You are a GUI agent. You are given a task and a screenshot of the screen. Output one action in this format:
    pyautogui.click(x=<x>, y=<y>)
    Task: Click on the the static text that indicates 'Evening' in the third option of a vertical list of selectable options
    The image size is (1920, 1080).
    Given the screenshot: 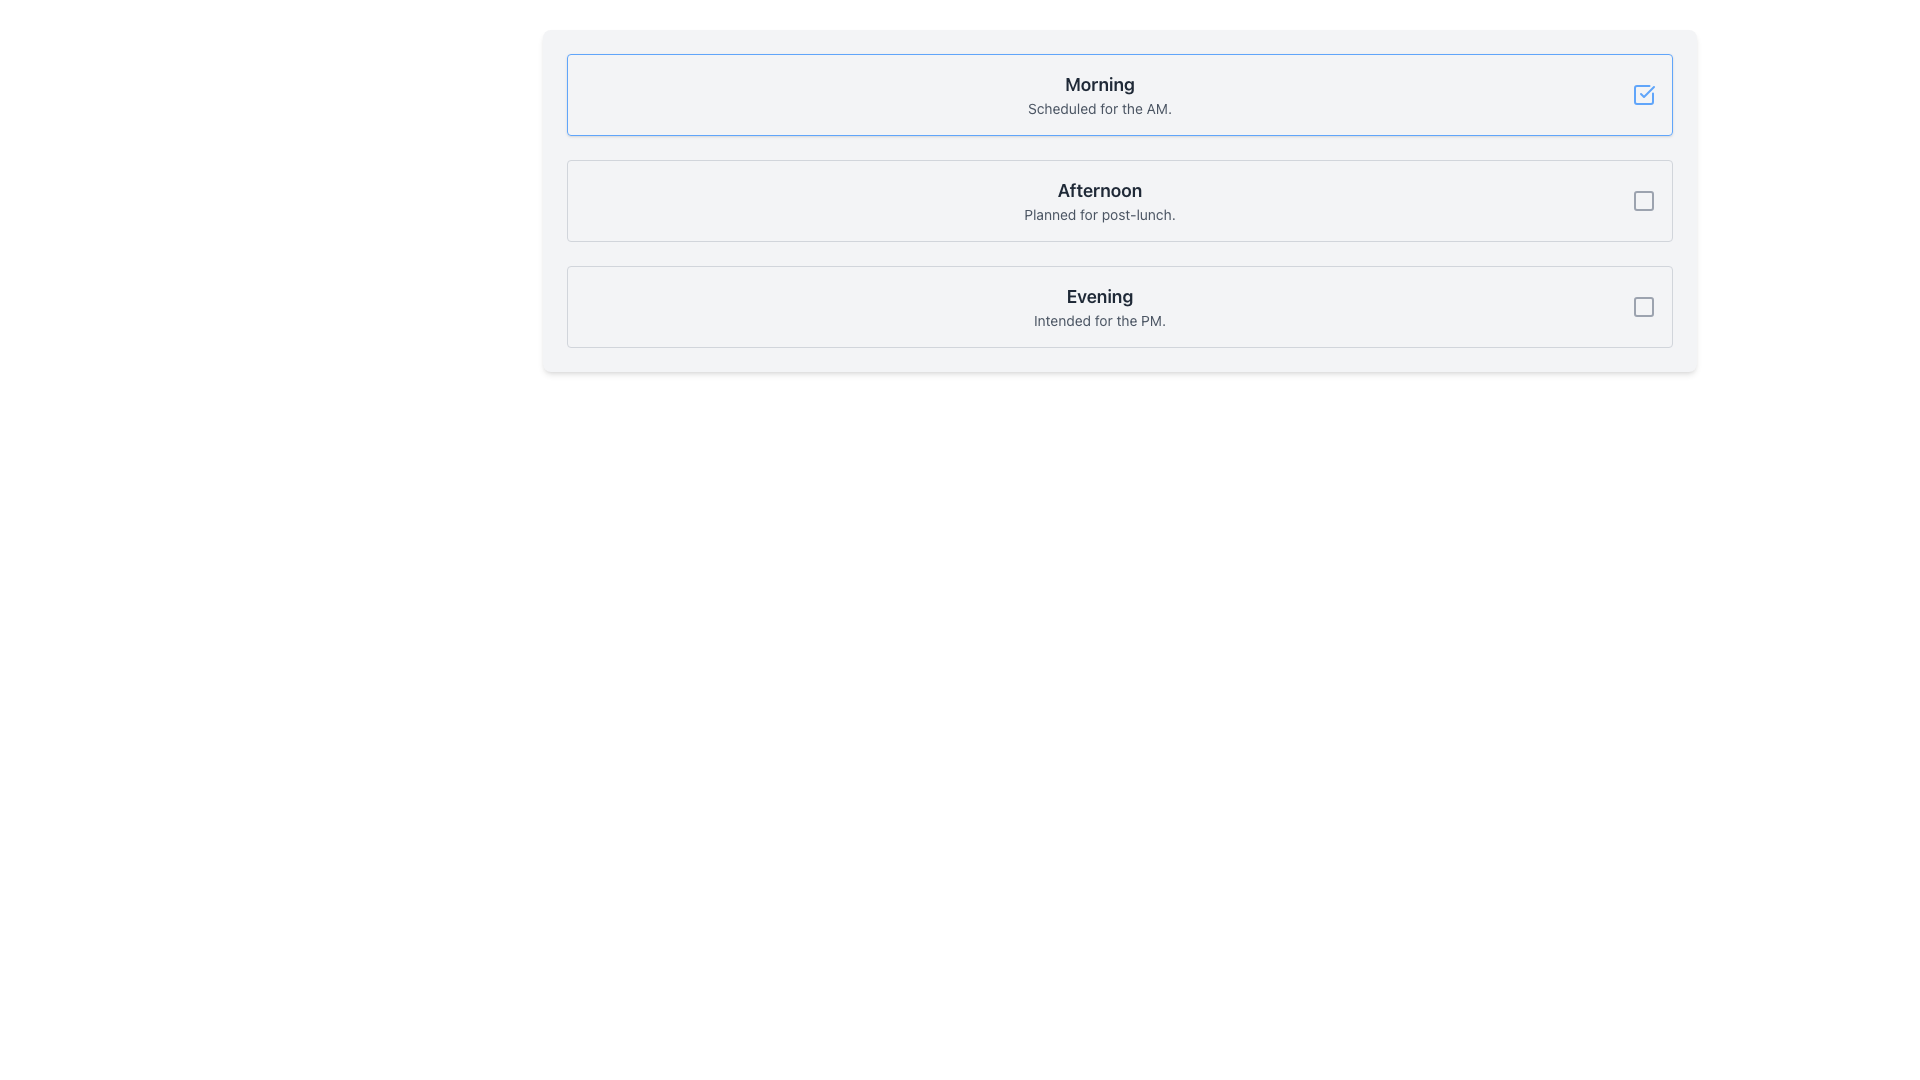 What is the action you would take?
    pyautogui.click(x=1098, y=307)
    